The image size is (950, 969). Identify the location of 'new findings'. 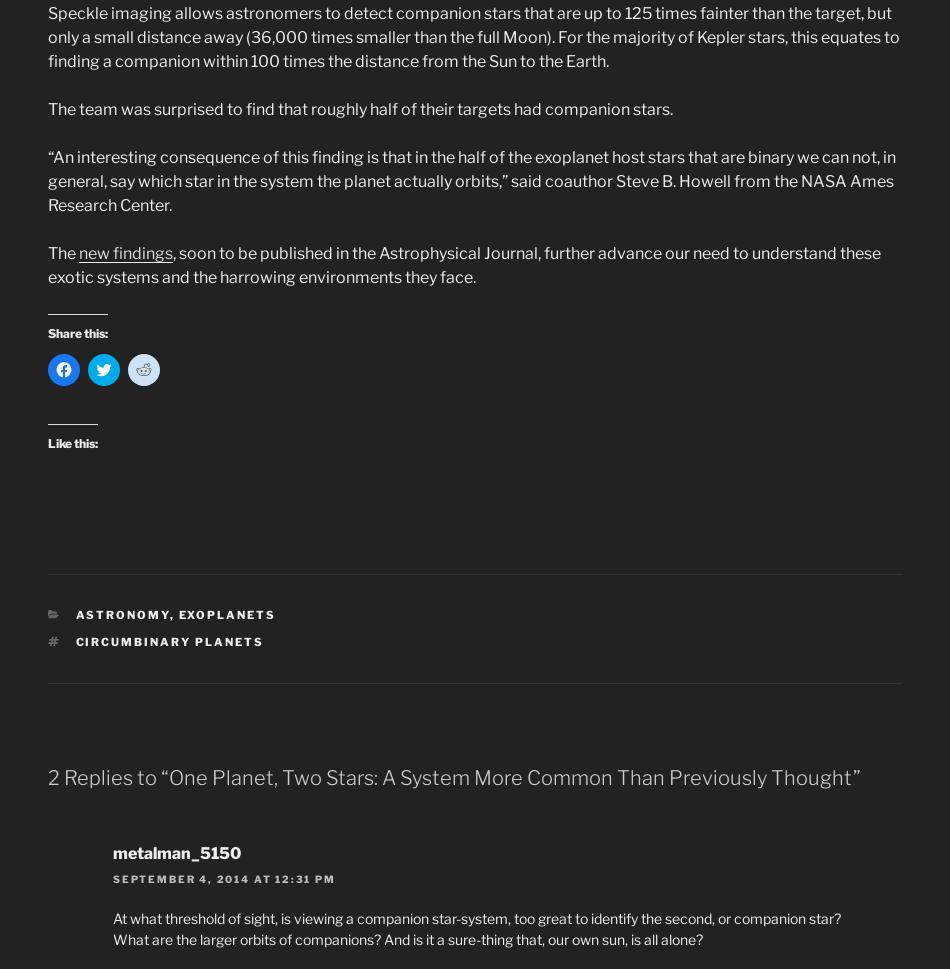
(125, 252).